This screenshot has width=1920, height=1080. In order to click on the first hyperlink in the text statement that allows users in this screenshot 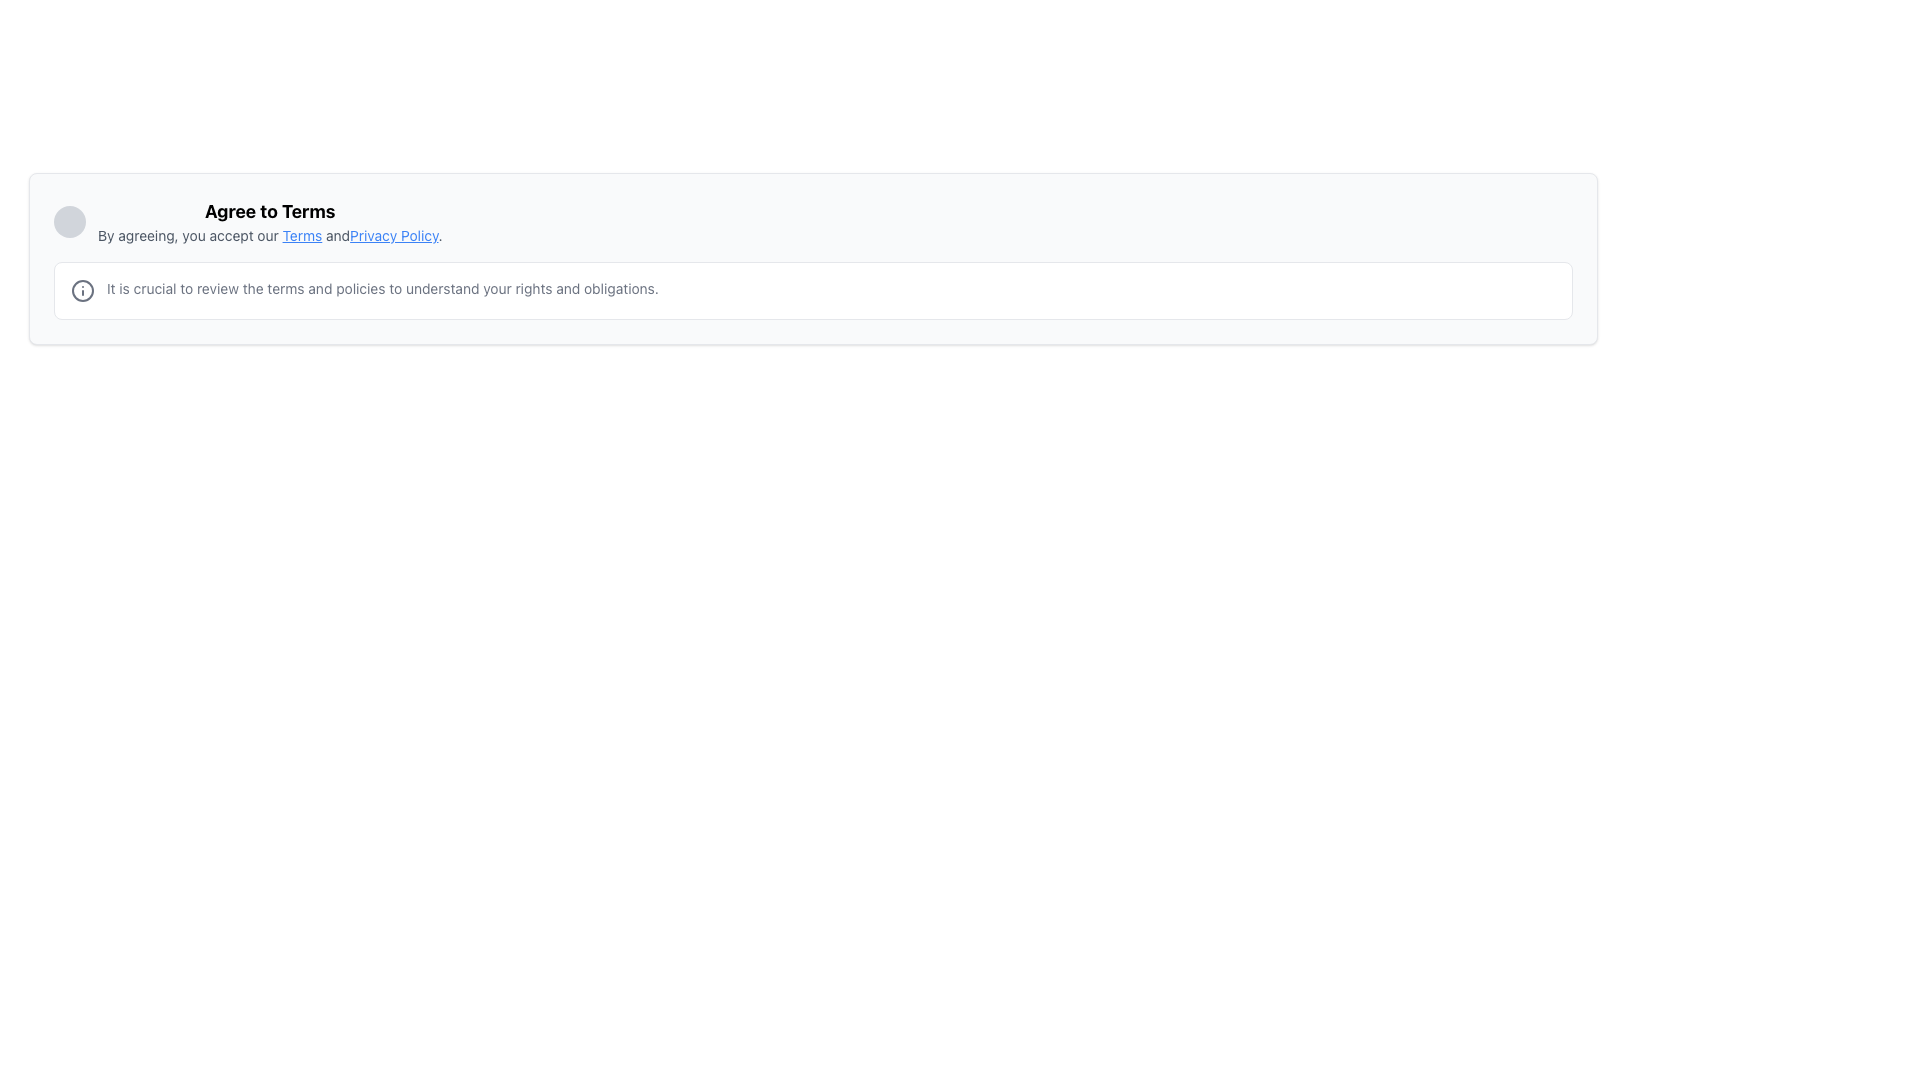, I will do `click(301, 234)`.